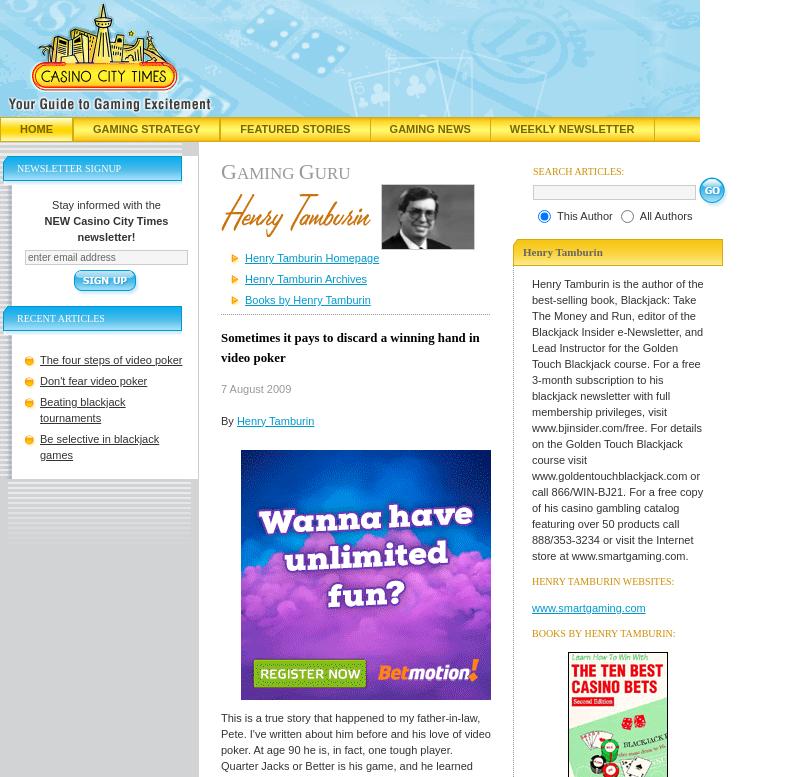  Describe the element at coordinates (313, 172) in the screenshot. I see `'uru'` at that location.